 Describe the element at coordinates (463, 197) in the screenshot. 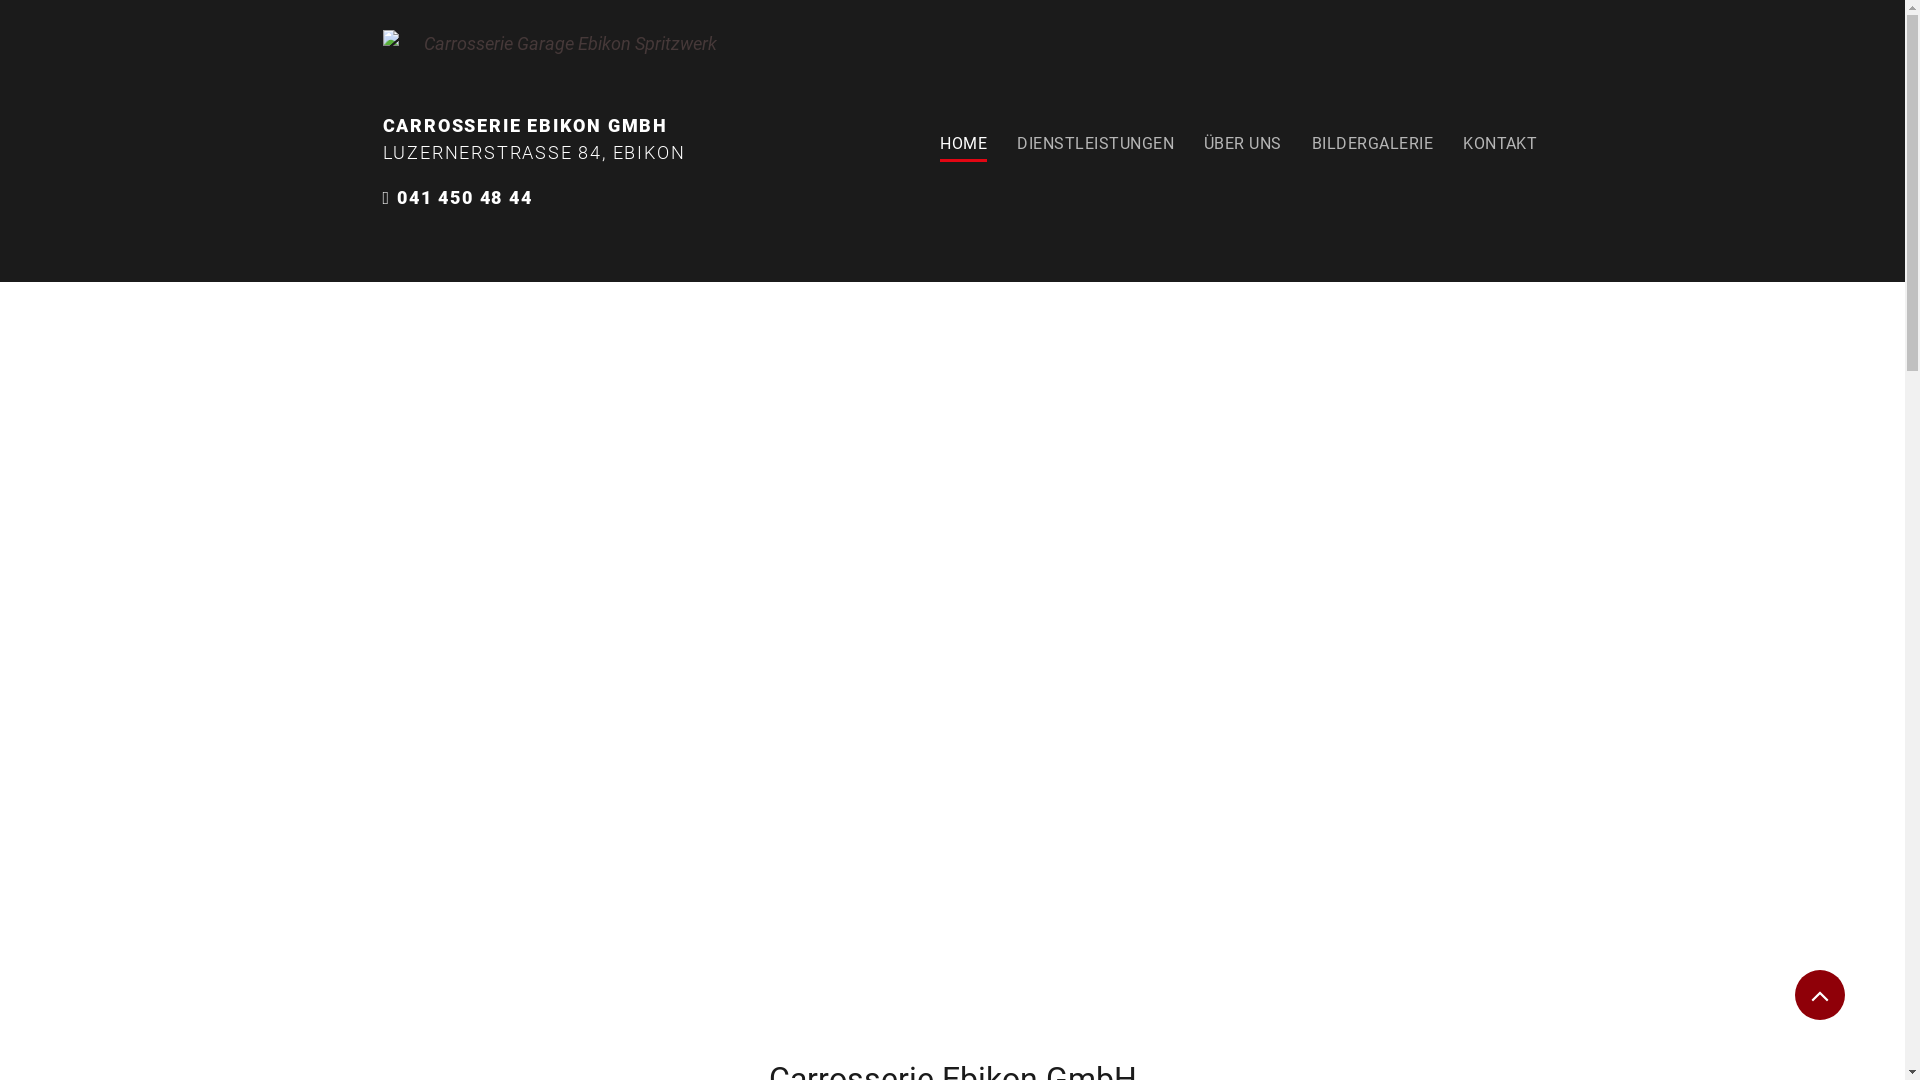

I see `'041 450 48 44'` at that location.